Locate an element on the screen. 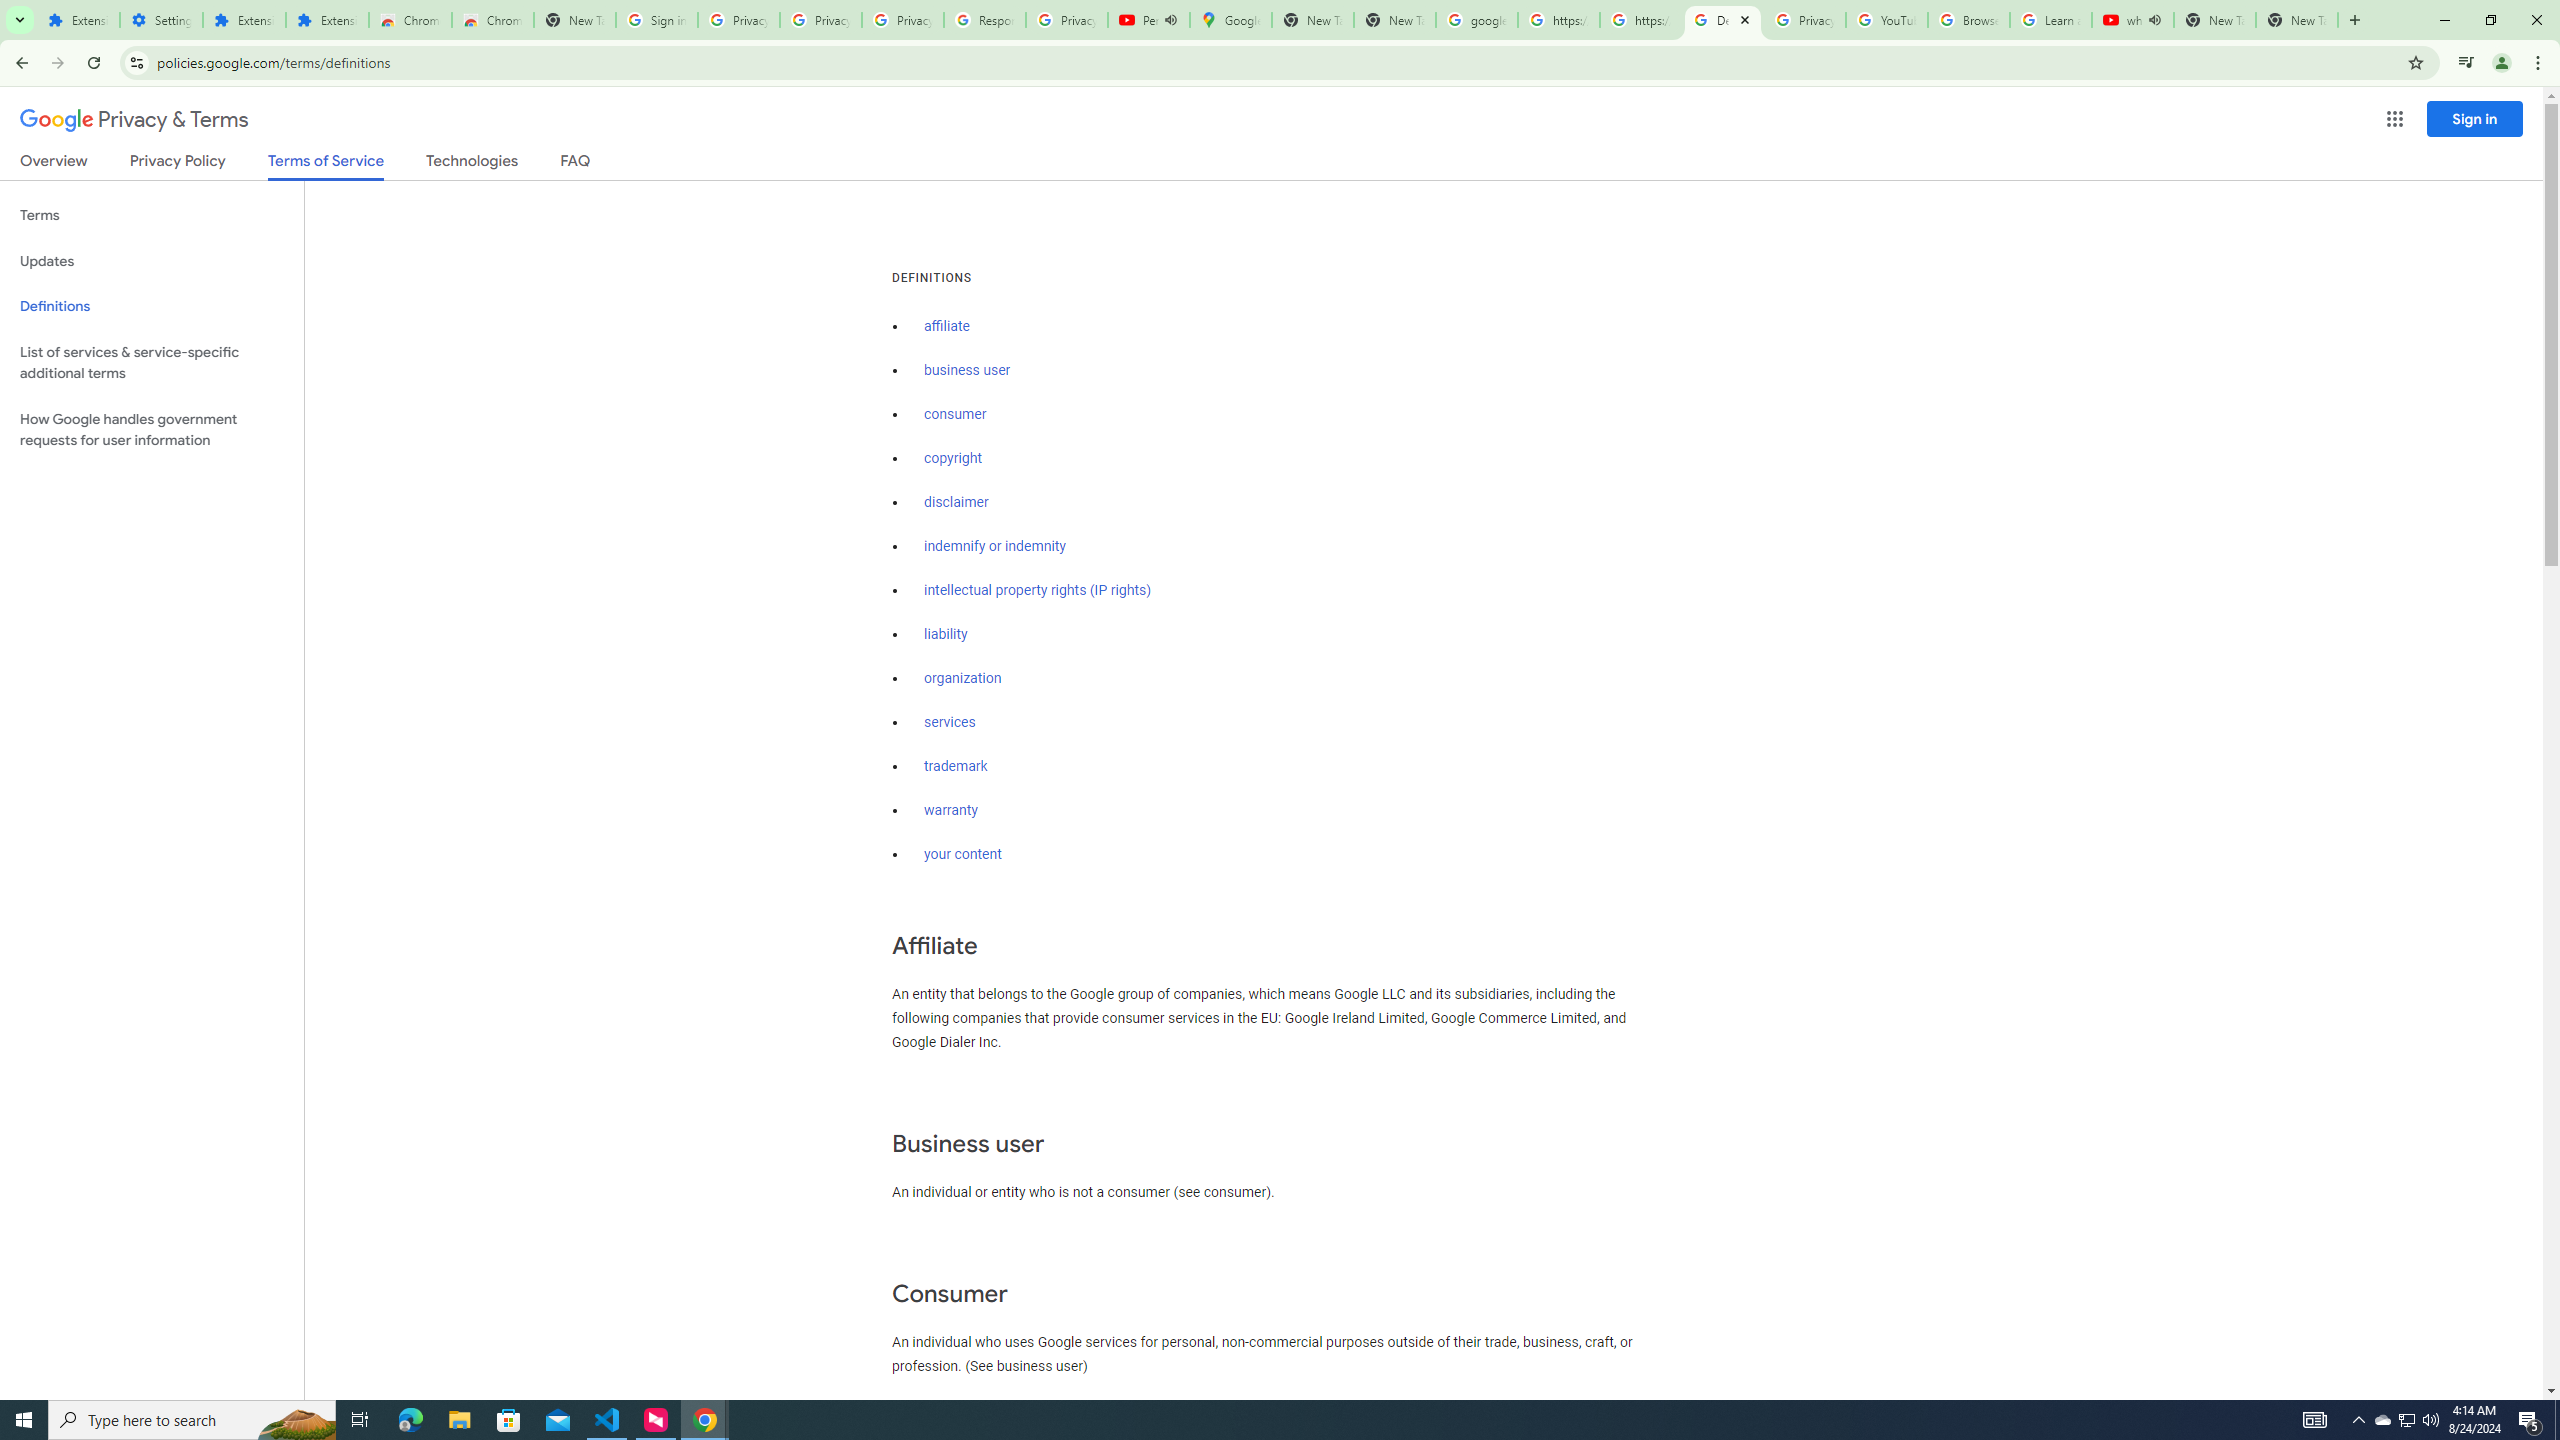 Image resolution: width=2560 pixels, height=1440 pixels. 'liability' is located at coordinates (945, 635).